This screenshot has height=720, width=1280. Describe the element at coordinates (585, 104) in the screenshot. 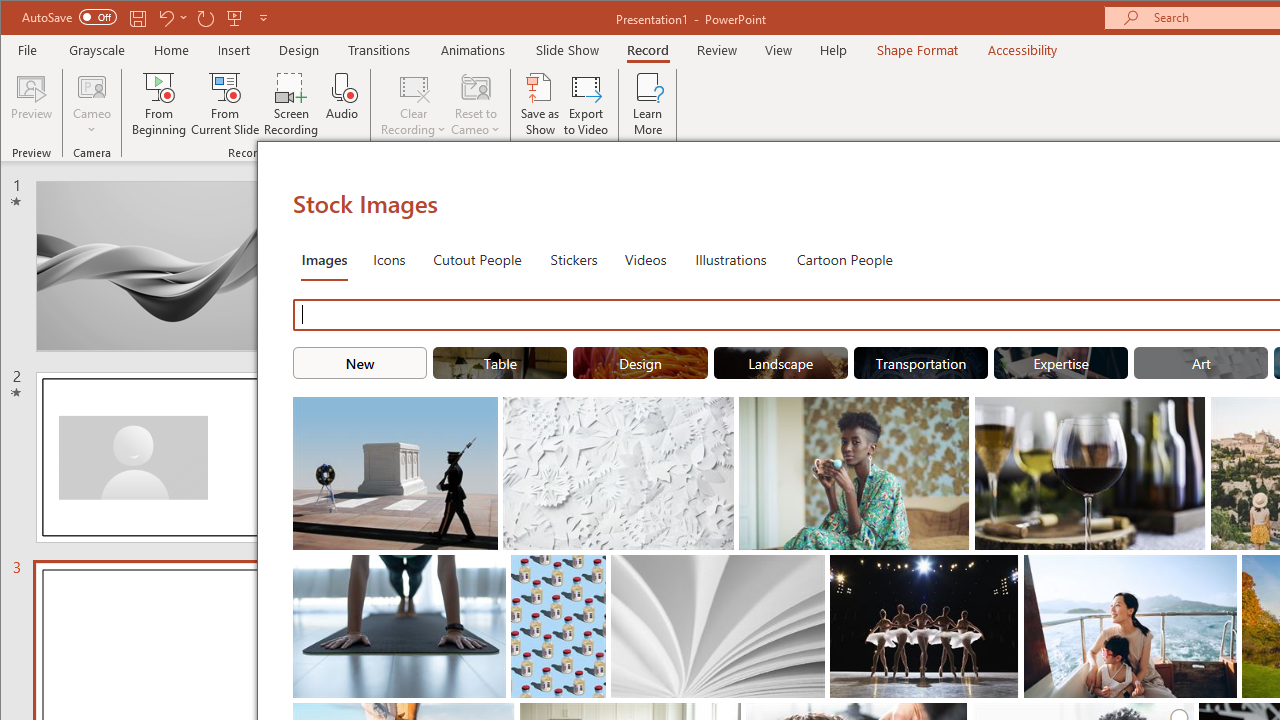

I see `'Export to Video'` at that location.